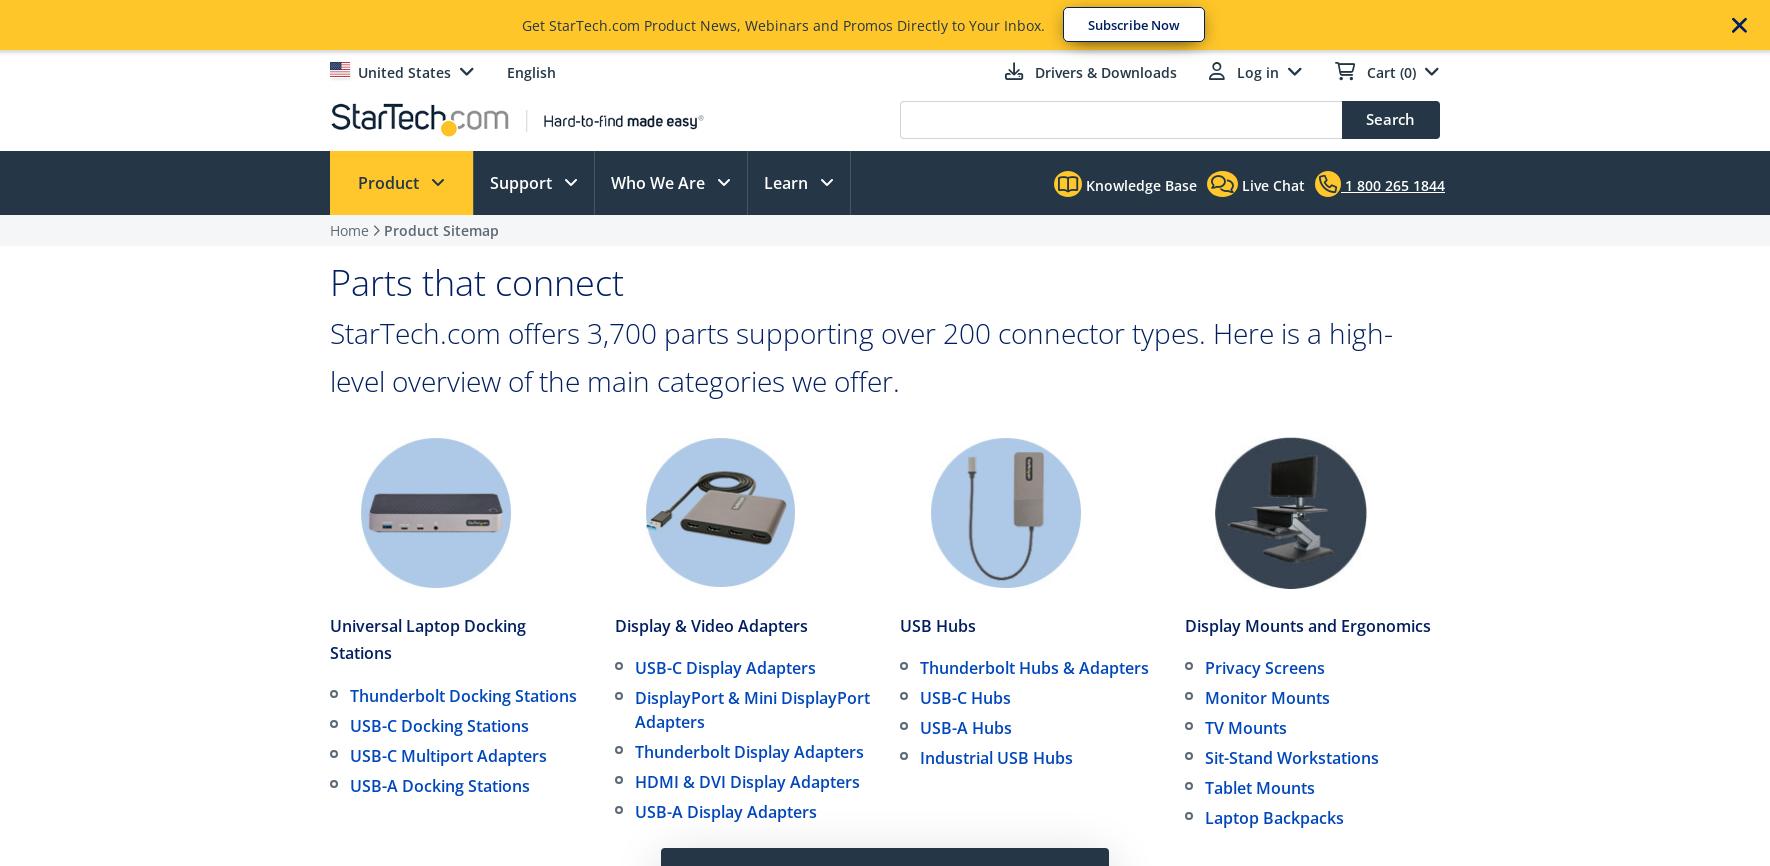 The width and height of the screenshot is (1770, 866). What do you see at coordinates (783, 25) in the screenshot?
I see `'Get StarTech.com Product News, Webinars and Promos Directly to Your Inbox.'` at bounding box center [783, 25].